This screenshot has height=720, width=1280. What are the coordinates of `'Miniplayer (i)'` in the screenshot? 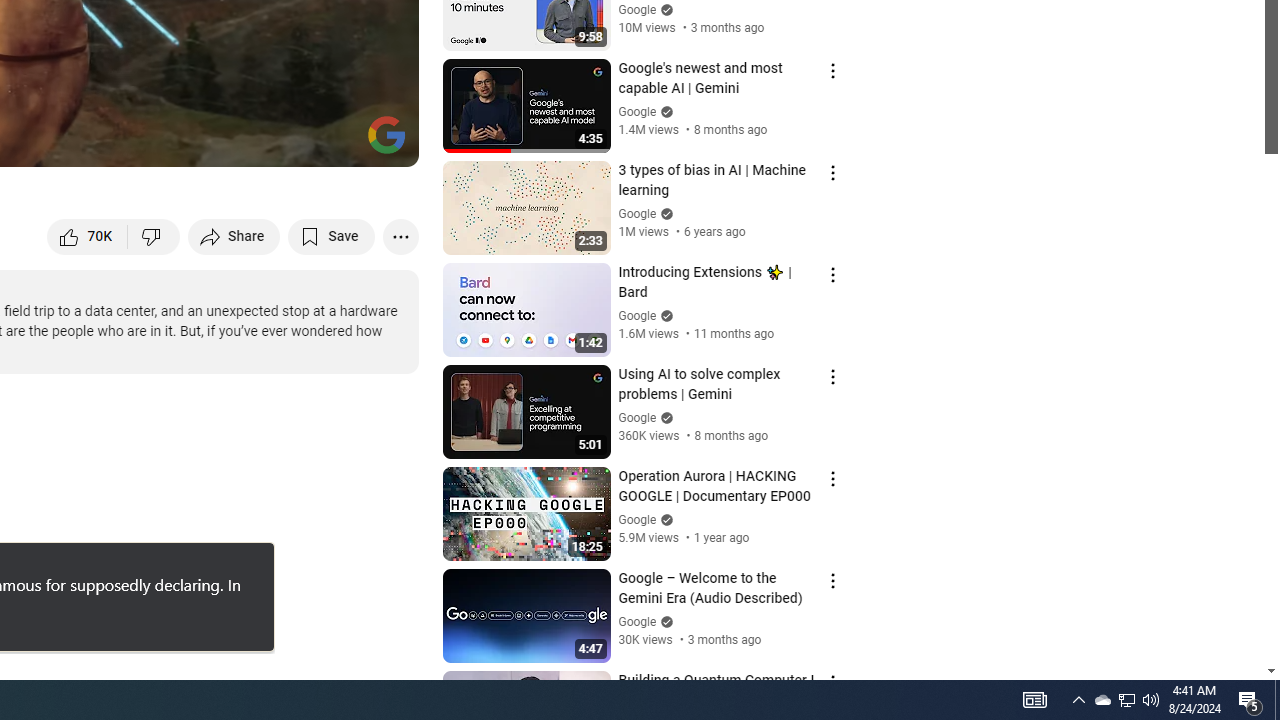 It's located at (285, 141).